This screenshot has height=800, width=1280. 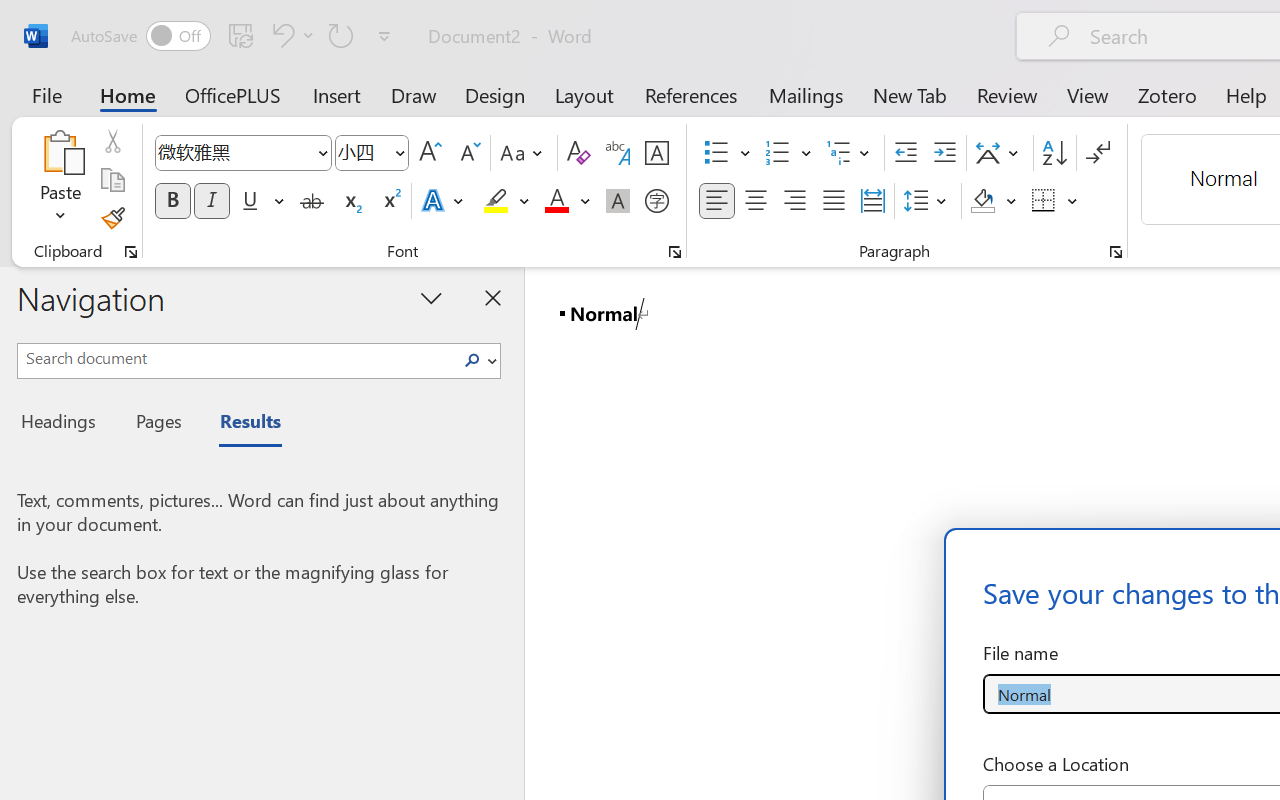 What do you see at coordinates (656, 153) in the screenshot?
I see `'Character Border'` at bounding box center [656, 153].